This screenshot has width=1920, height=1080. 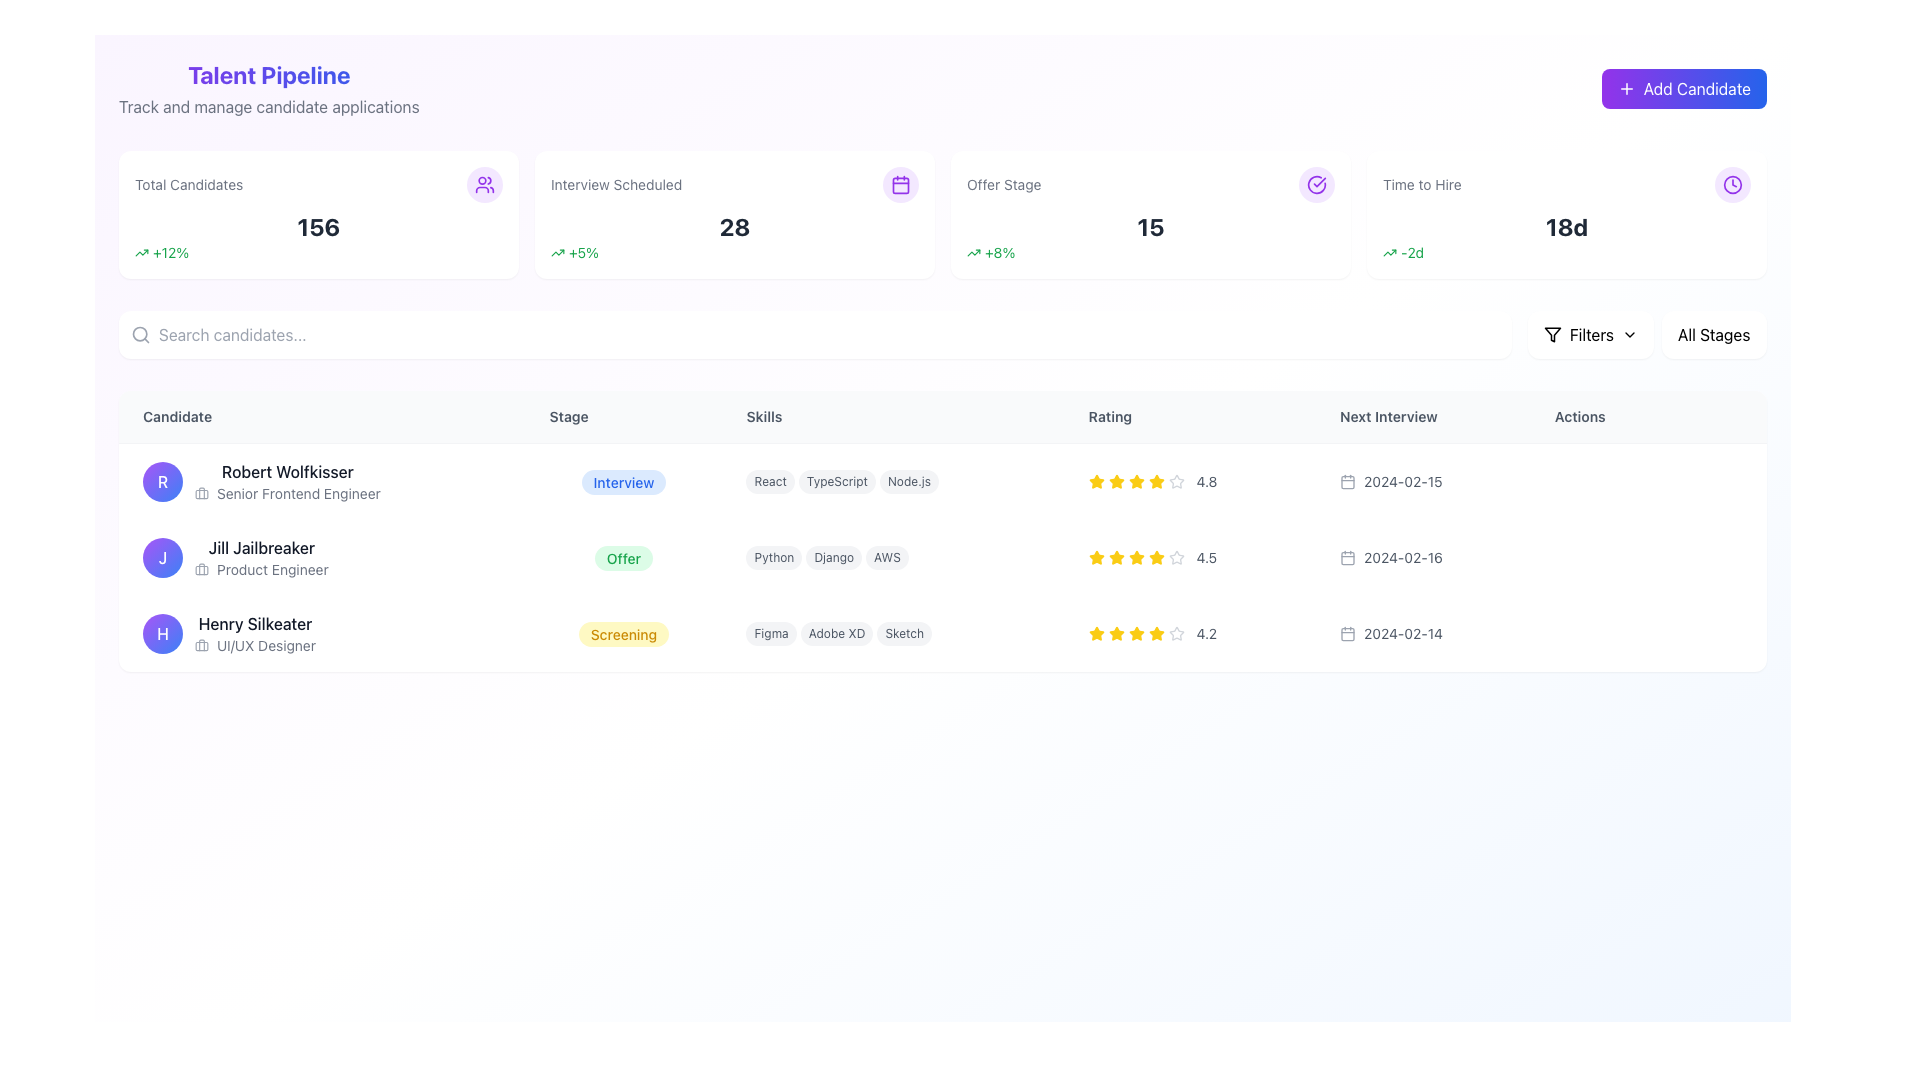 I want to click on the icon that visually reinforces the '+5%' text, indicating a positive metric or trend, located directly to the left of the text on the dashboard interface, so click(x=557, y=252).